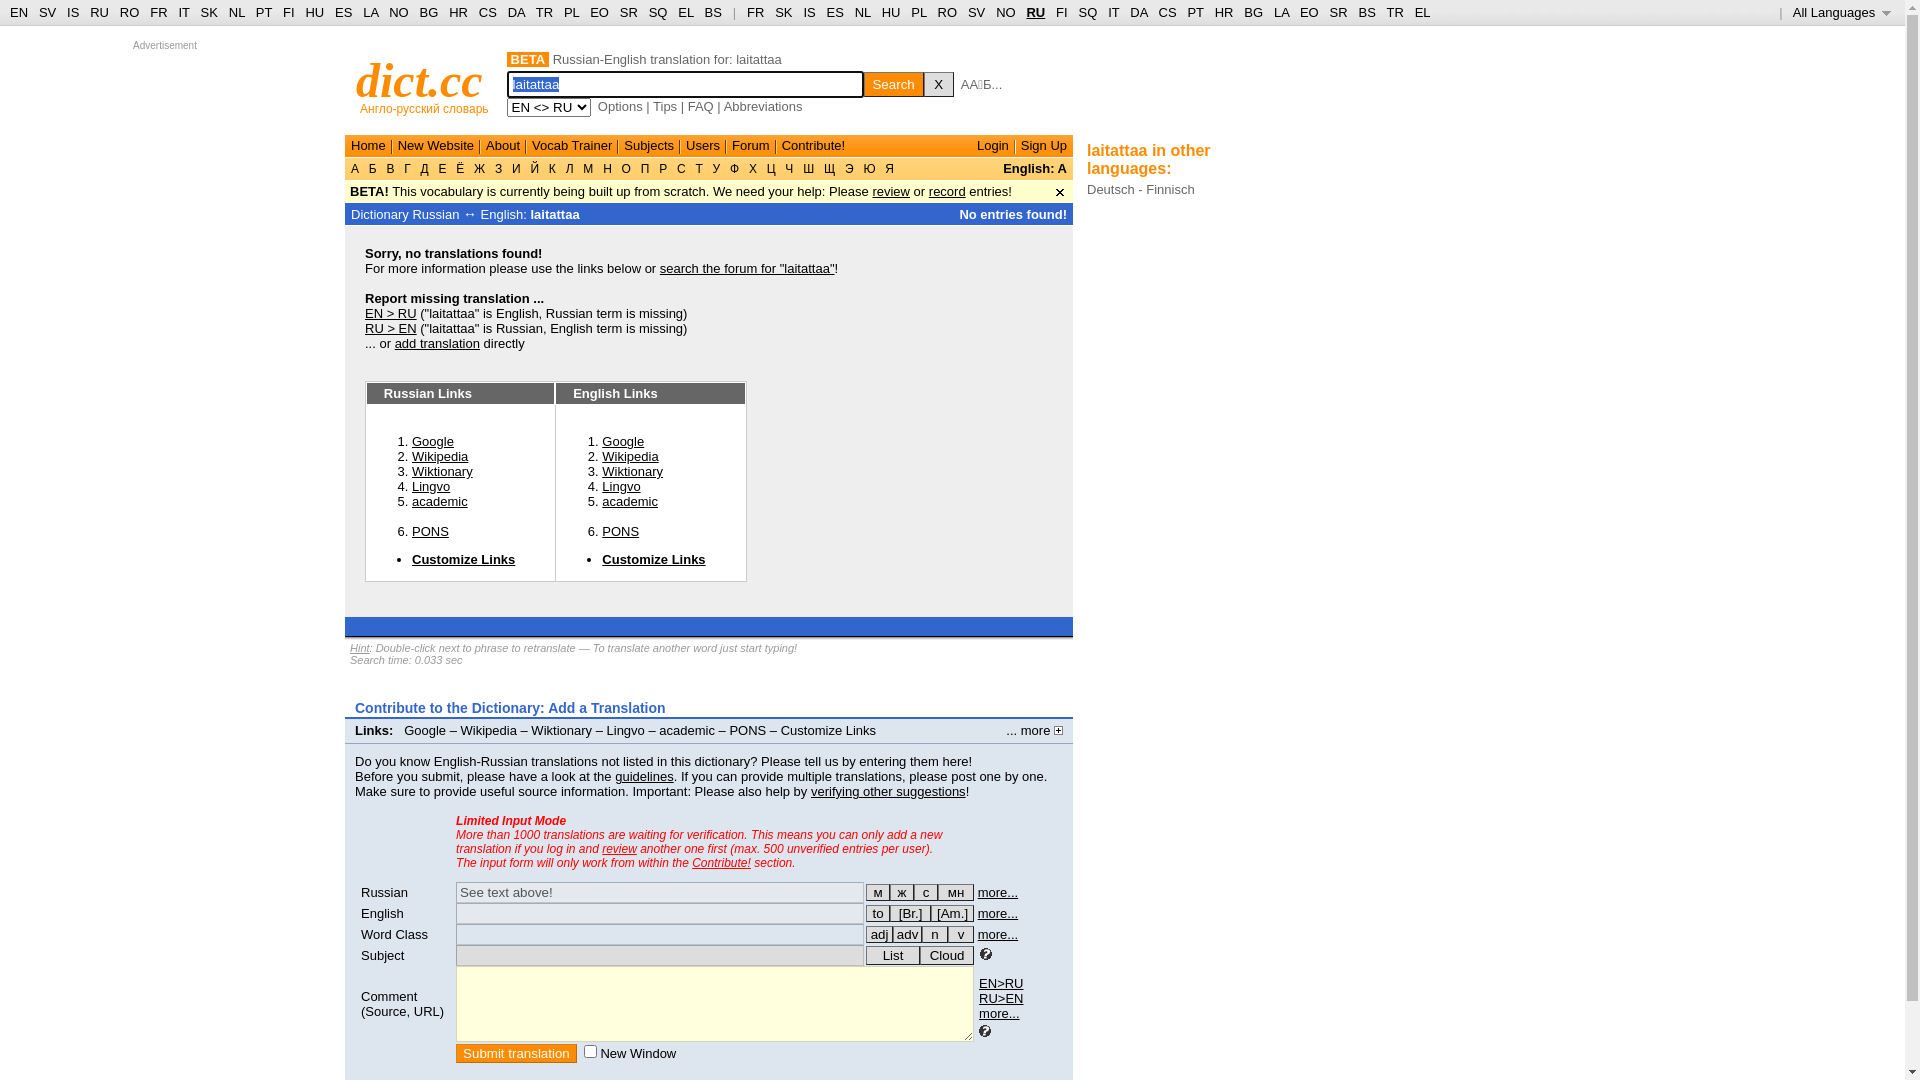  I want to click on 'Abbreviations', so click(762, 106).